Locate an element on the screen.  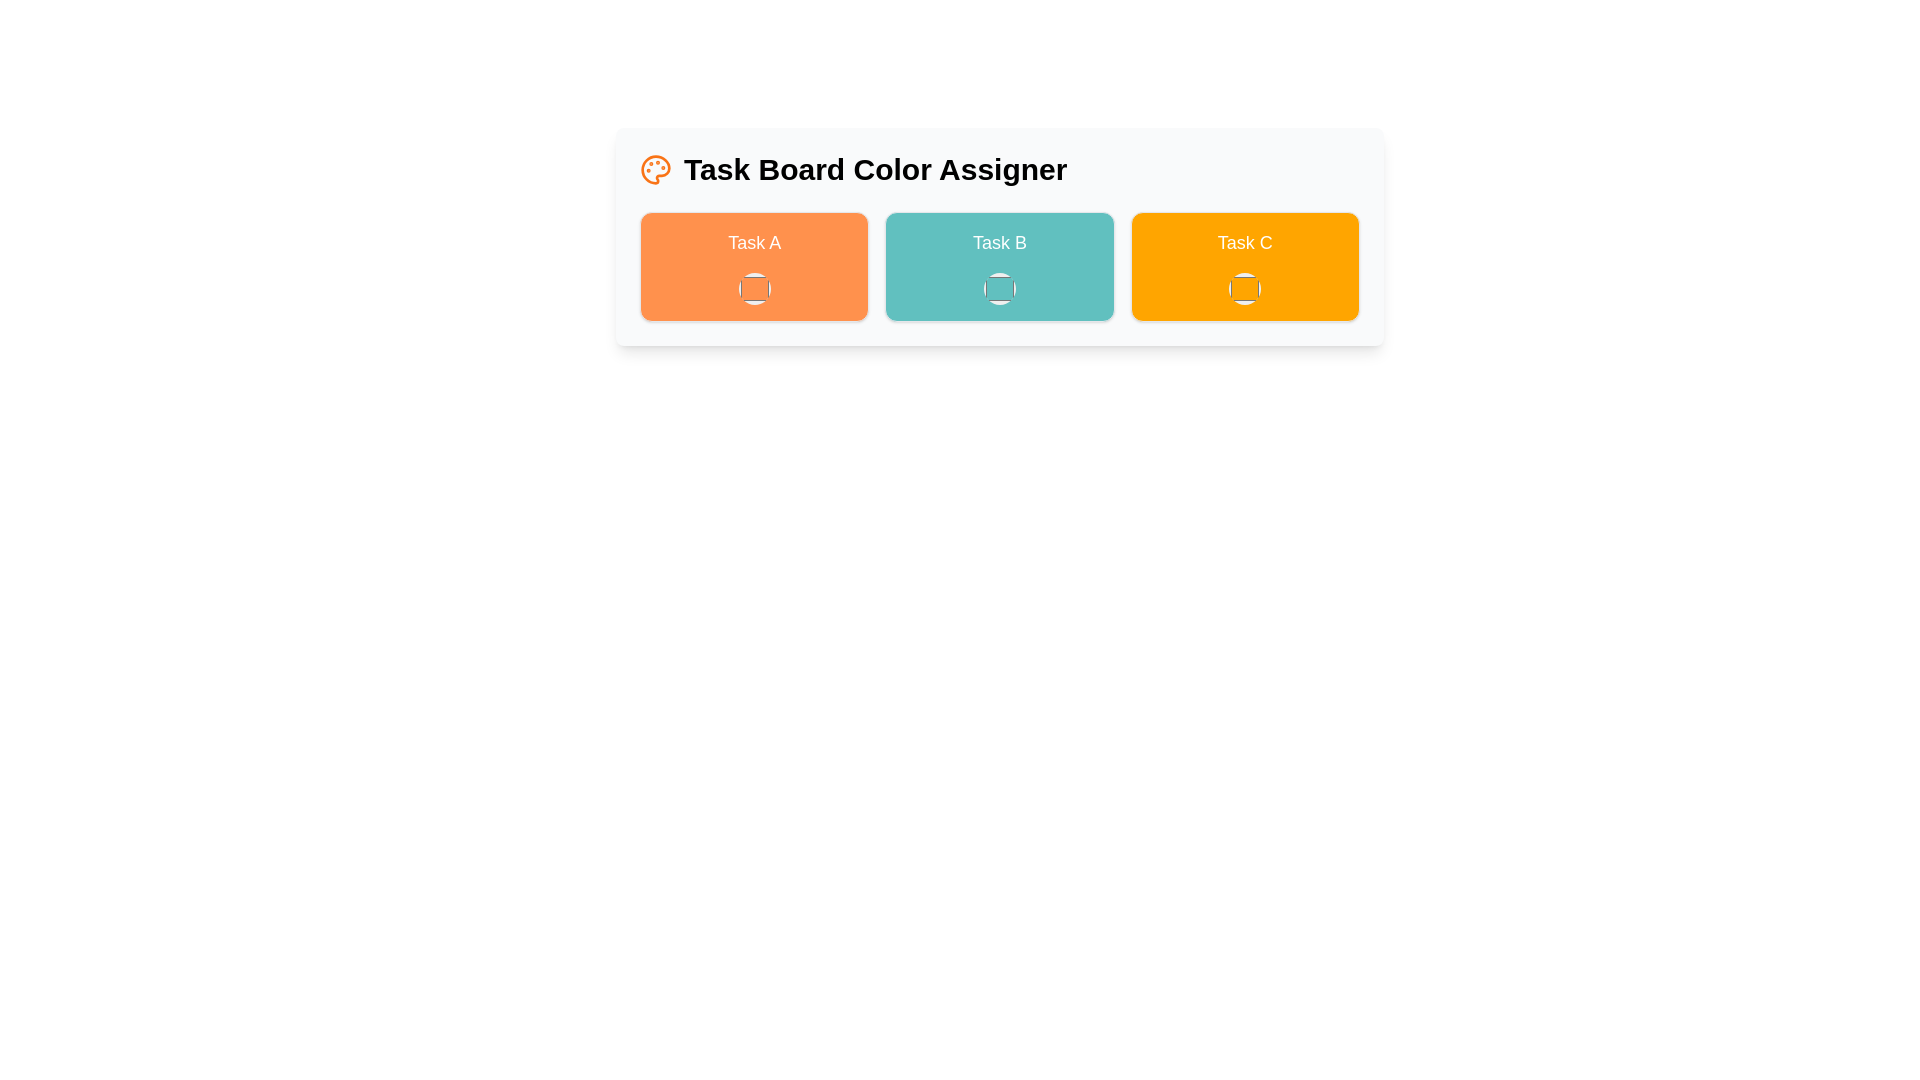
the teal circular color picker located within the 'Task B' card is located at coordinates (999, 289).